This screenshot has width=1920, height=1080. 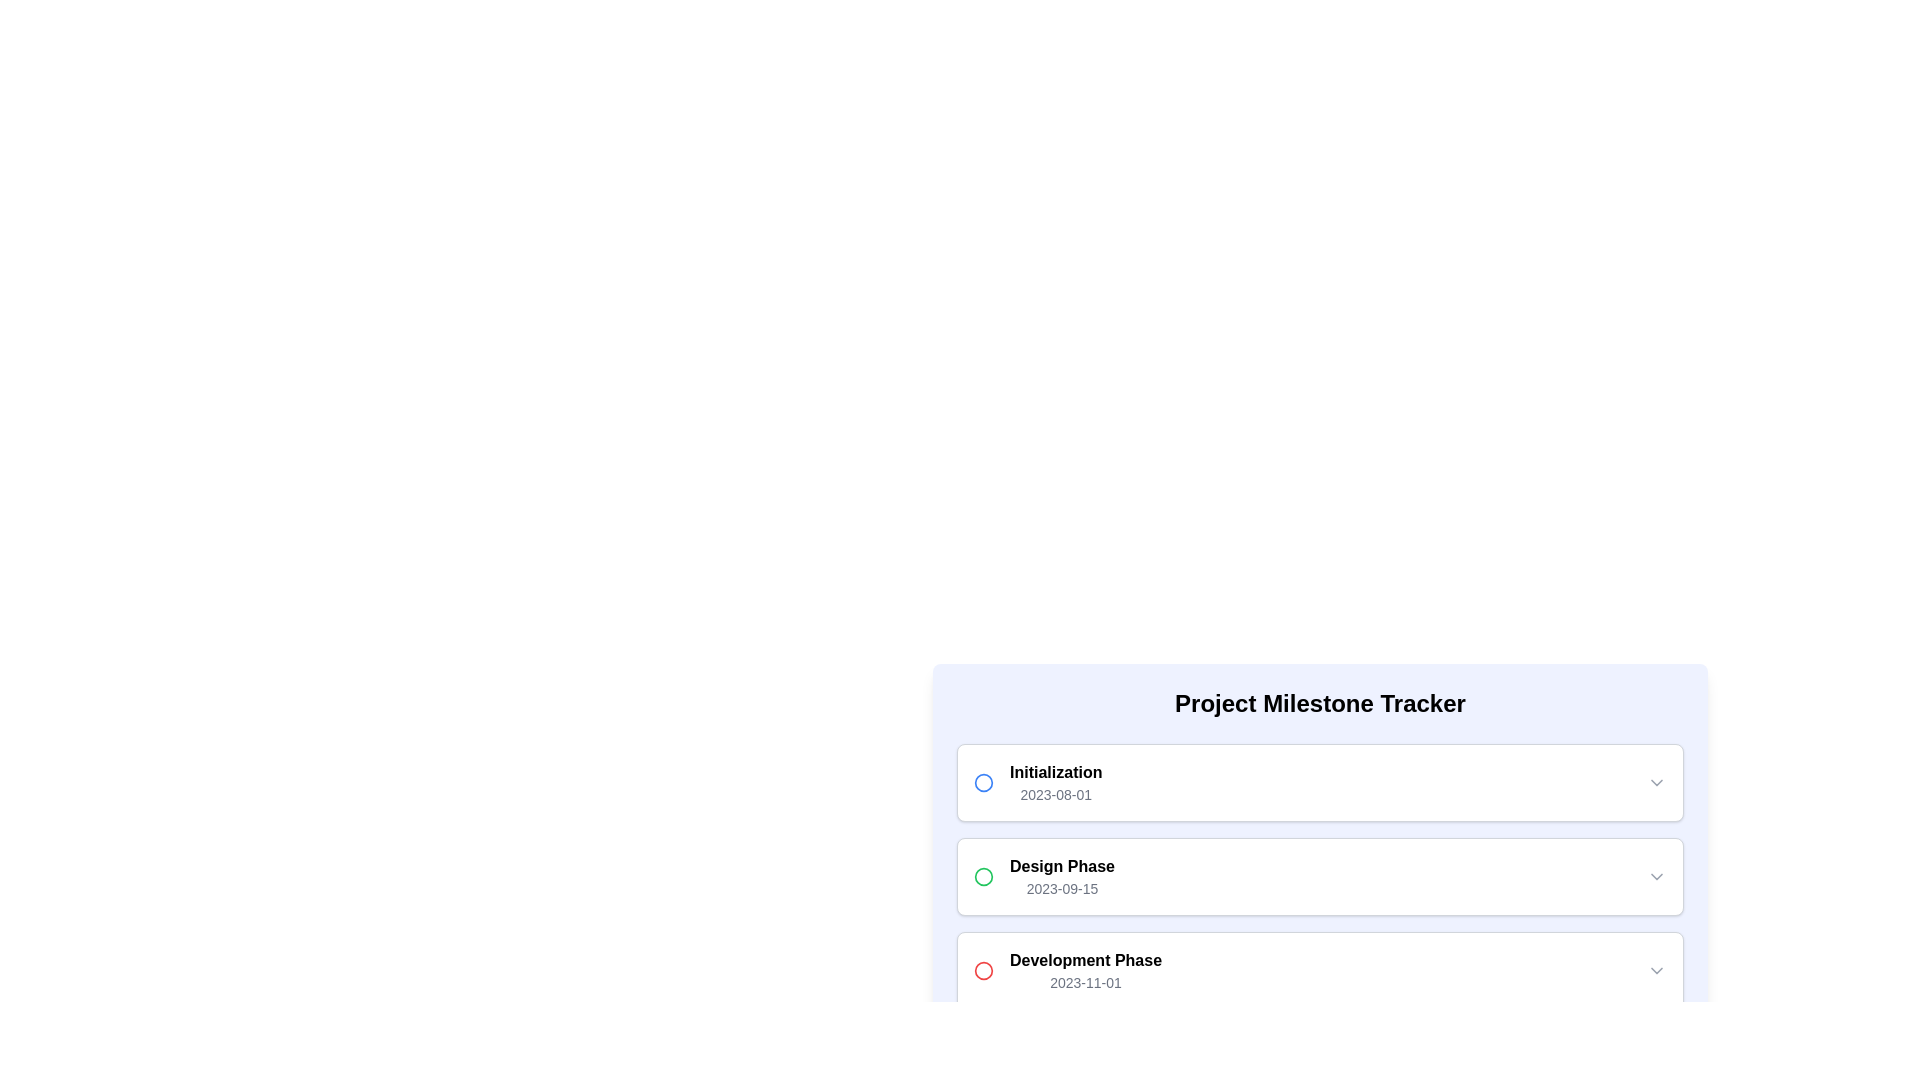 I want to click on the List Item displaying 'Development Phase' with a red circular icon to interact with it, so click(x=1067, y=970).